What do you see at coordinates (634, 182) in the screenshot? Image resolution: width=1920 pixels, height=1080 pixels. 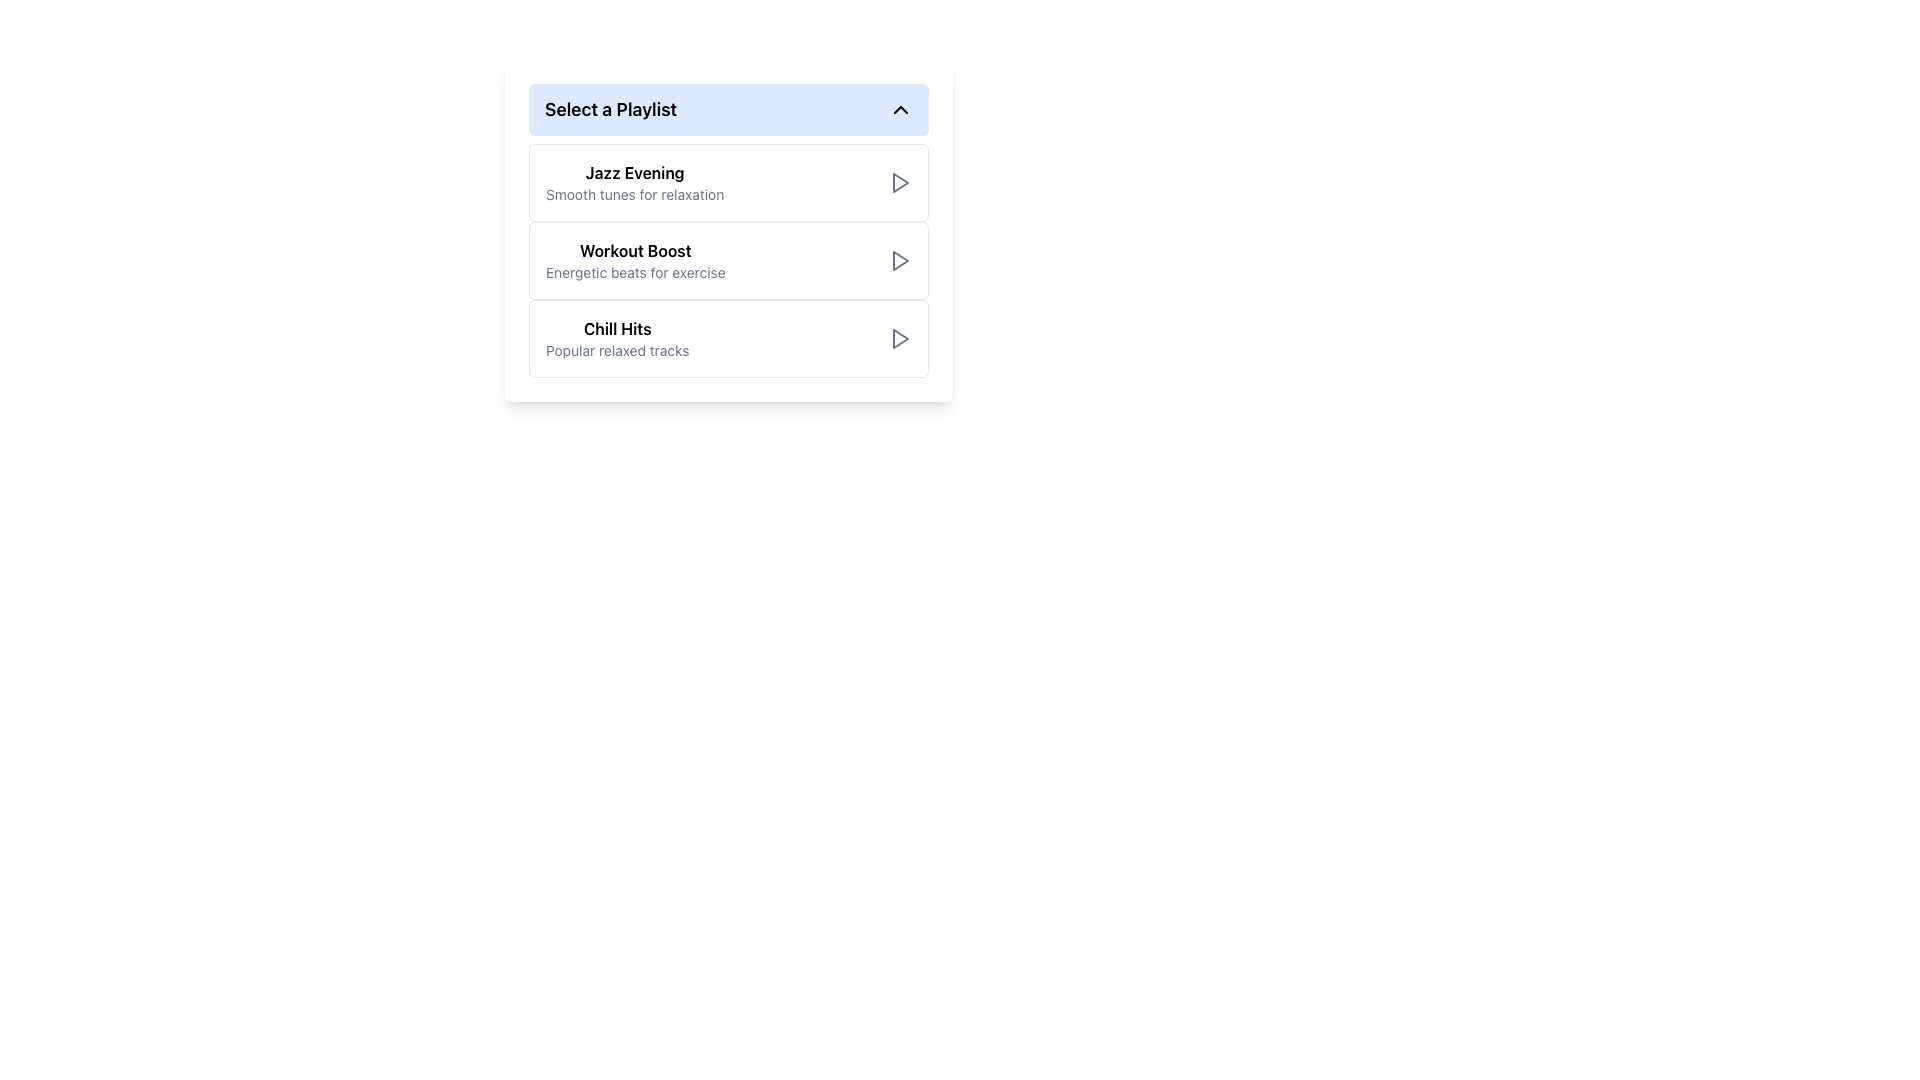 I see `the 'Jazz Evening' playlist title and description text display, which is the first card in the music selection interface under the 'Select a Playlist' heading` at bounding box center [634, 182].